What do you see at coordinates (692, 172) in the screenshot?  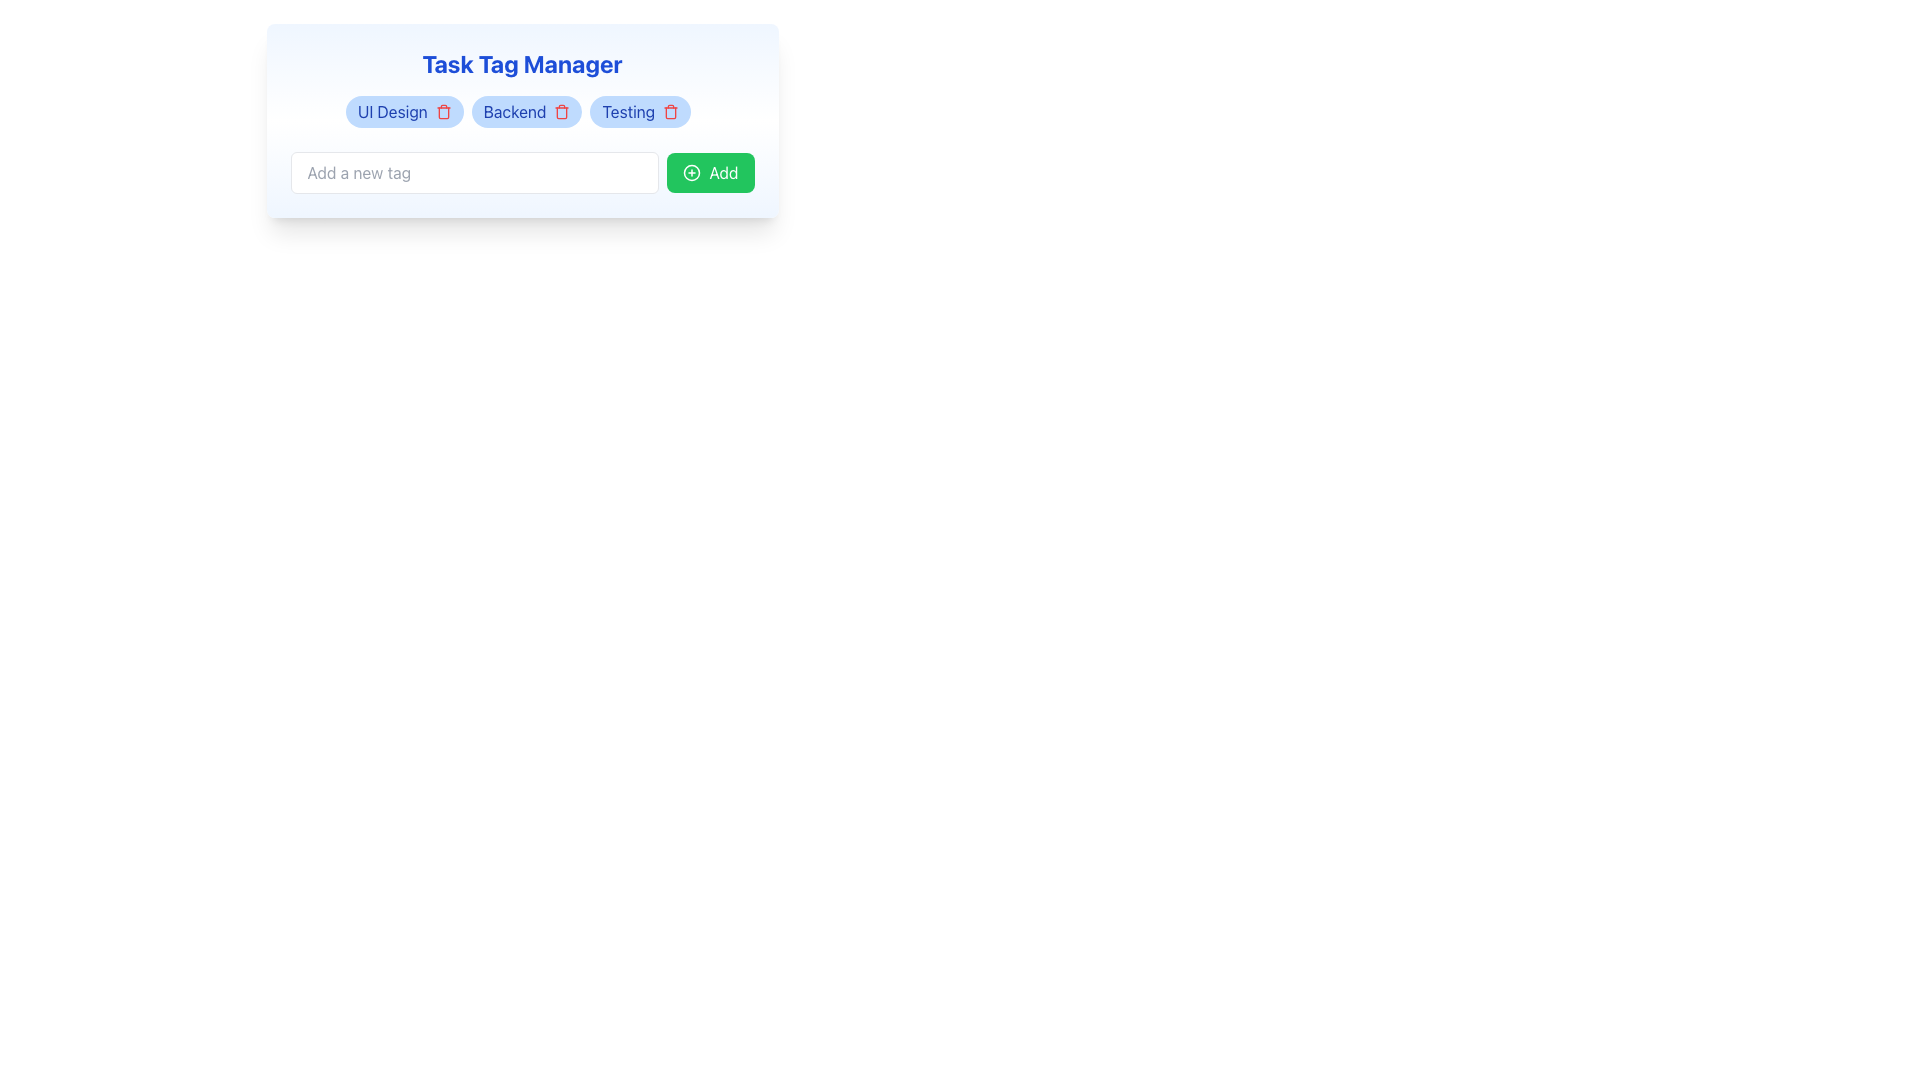 I see `the central circular outline within the SVG icon that is part of the green button, positioned to the left of the 'Add' text` at bounding box center [692, 172].